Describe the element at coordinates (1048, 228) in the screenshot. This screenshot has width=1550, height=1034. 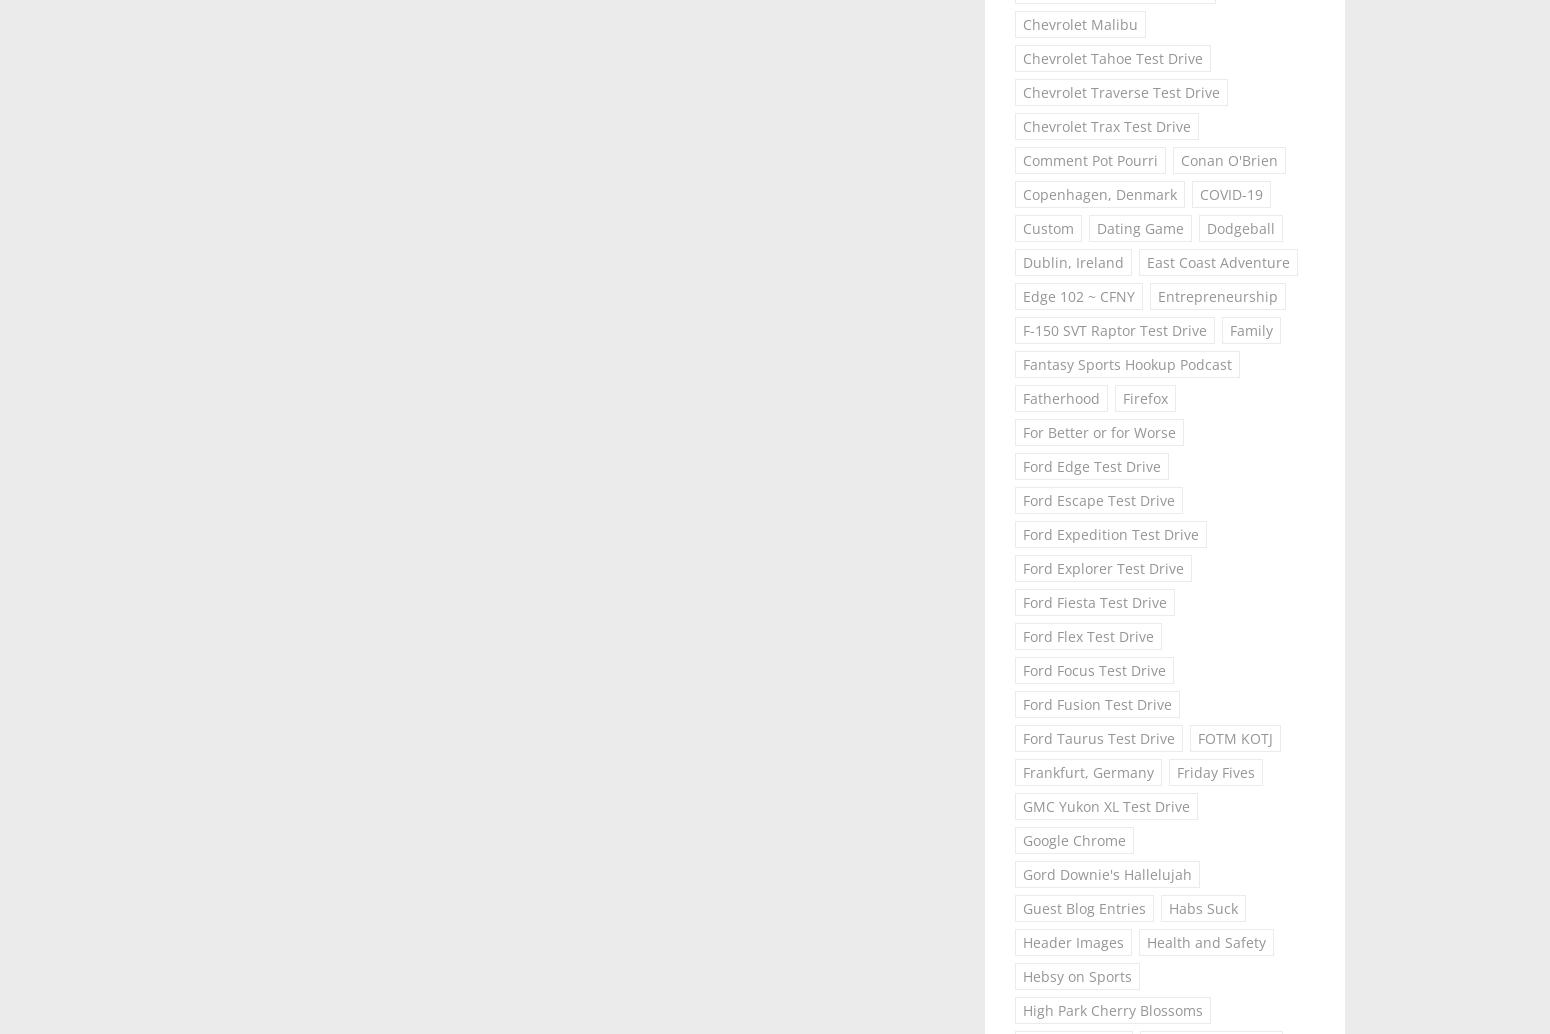
I see `'Custom'` at that location.